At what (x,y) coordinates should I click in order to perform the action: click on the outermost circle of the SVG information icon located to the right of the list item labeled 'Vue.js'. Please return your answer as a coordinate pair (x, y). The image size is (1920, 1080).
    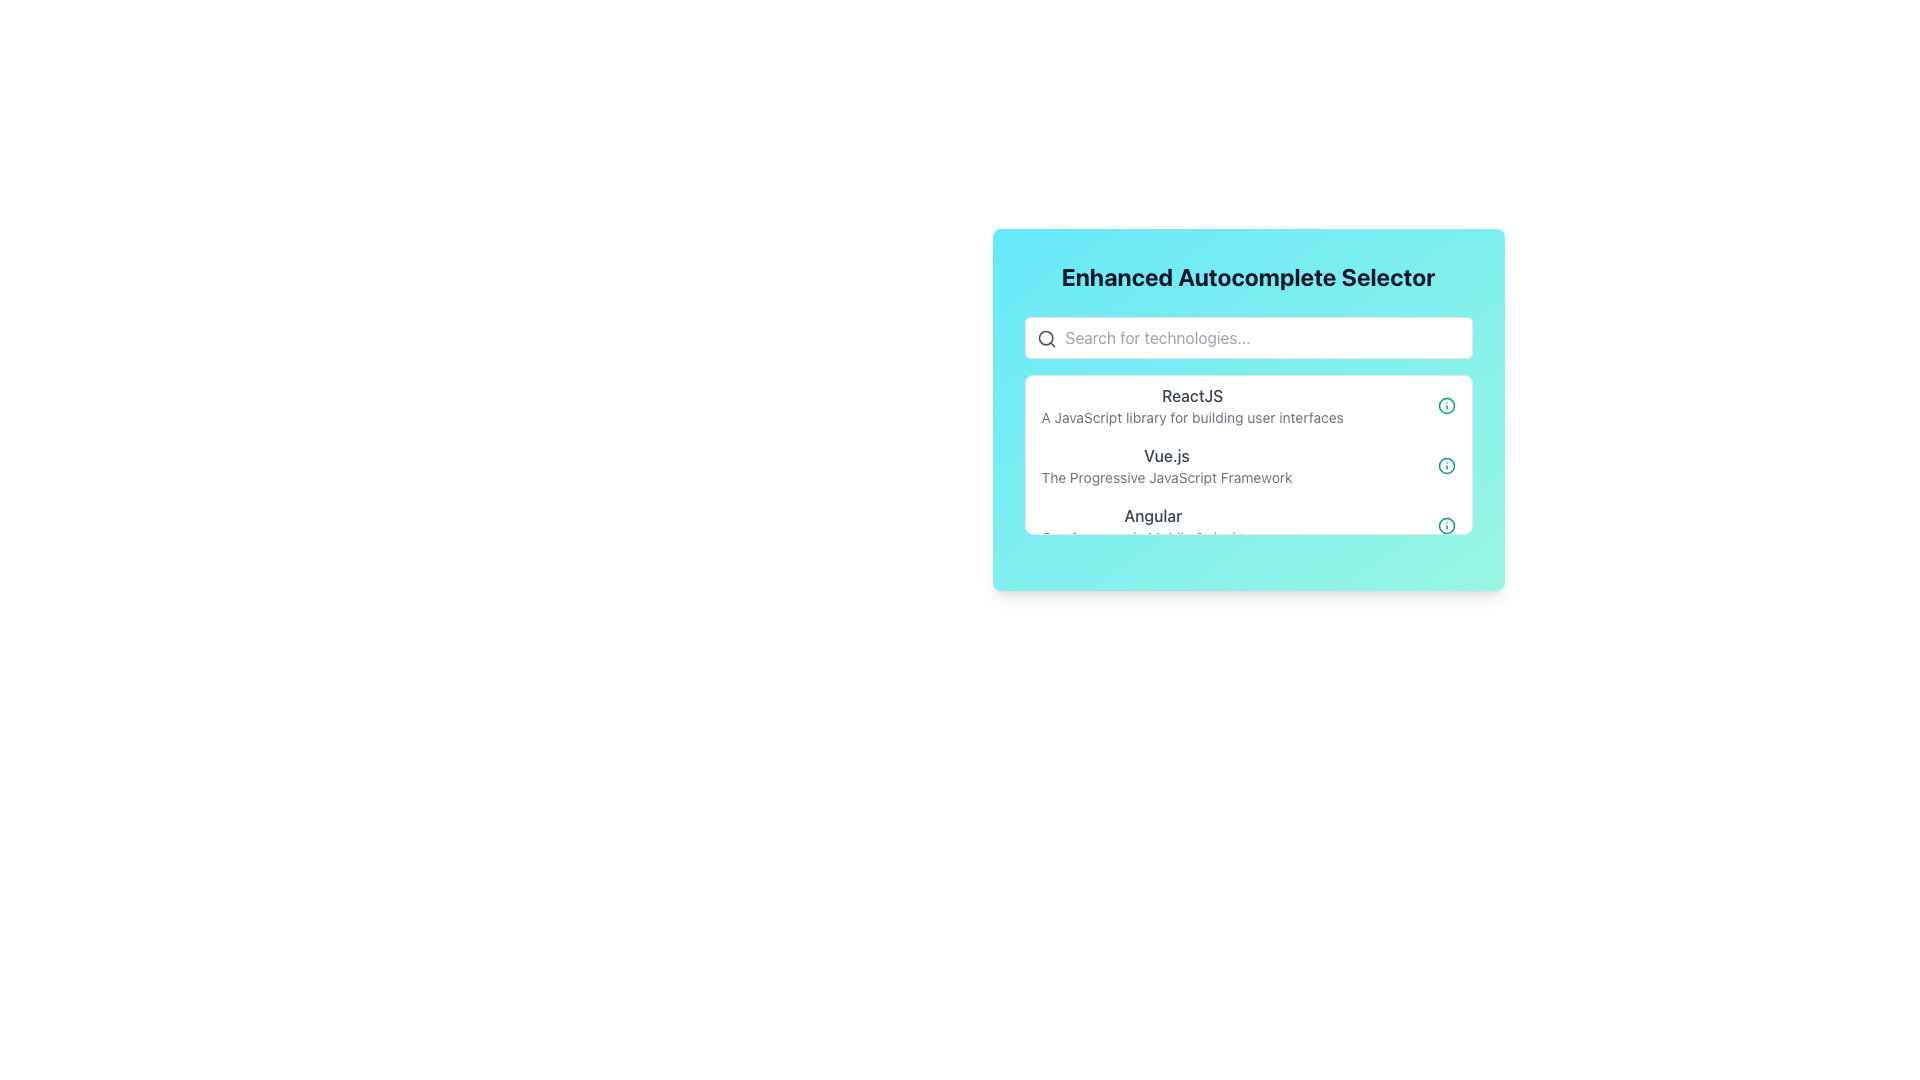
    Looking at the image, I should click on (1446, 405).